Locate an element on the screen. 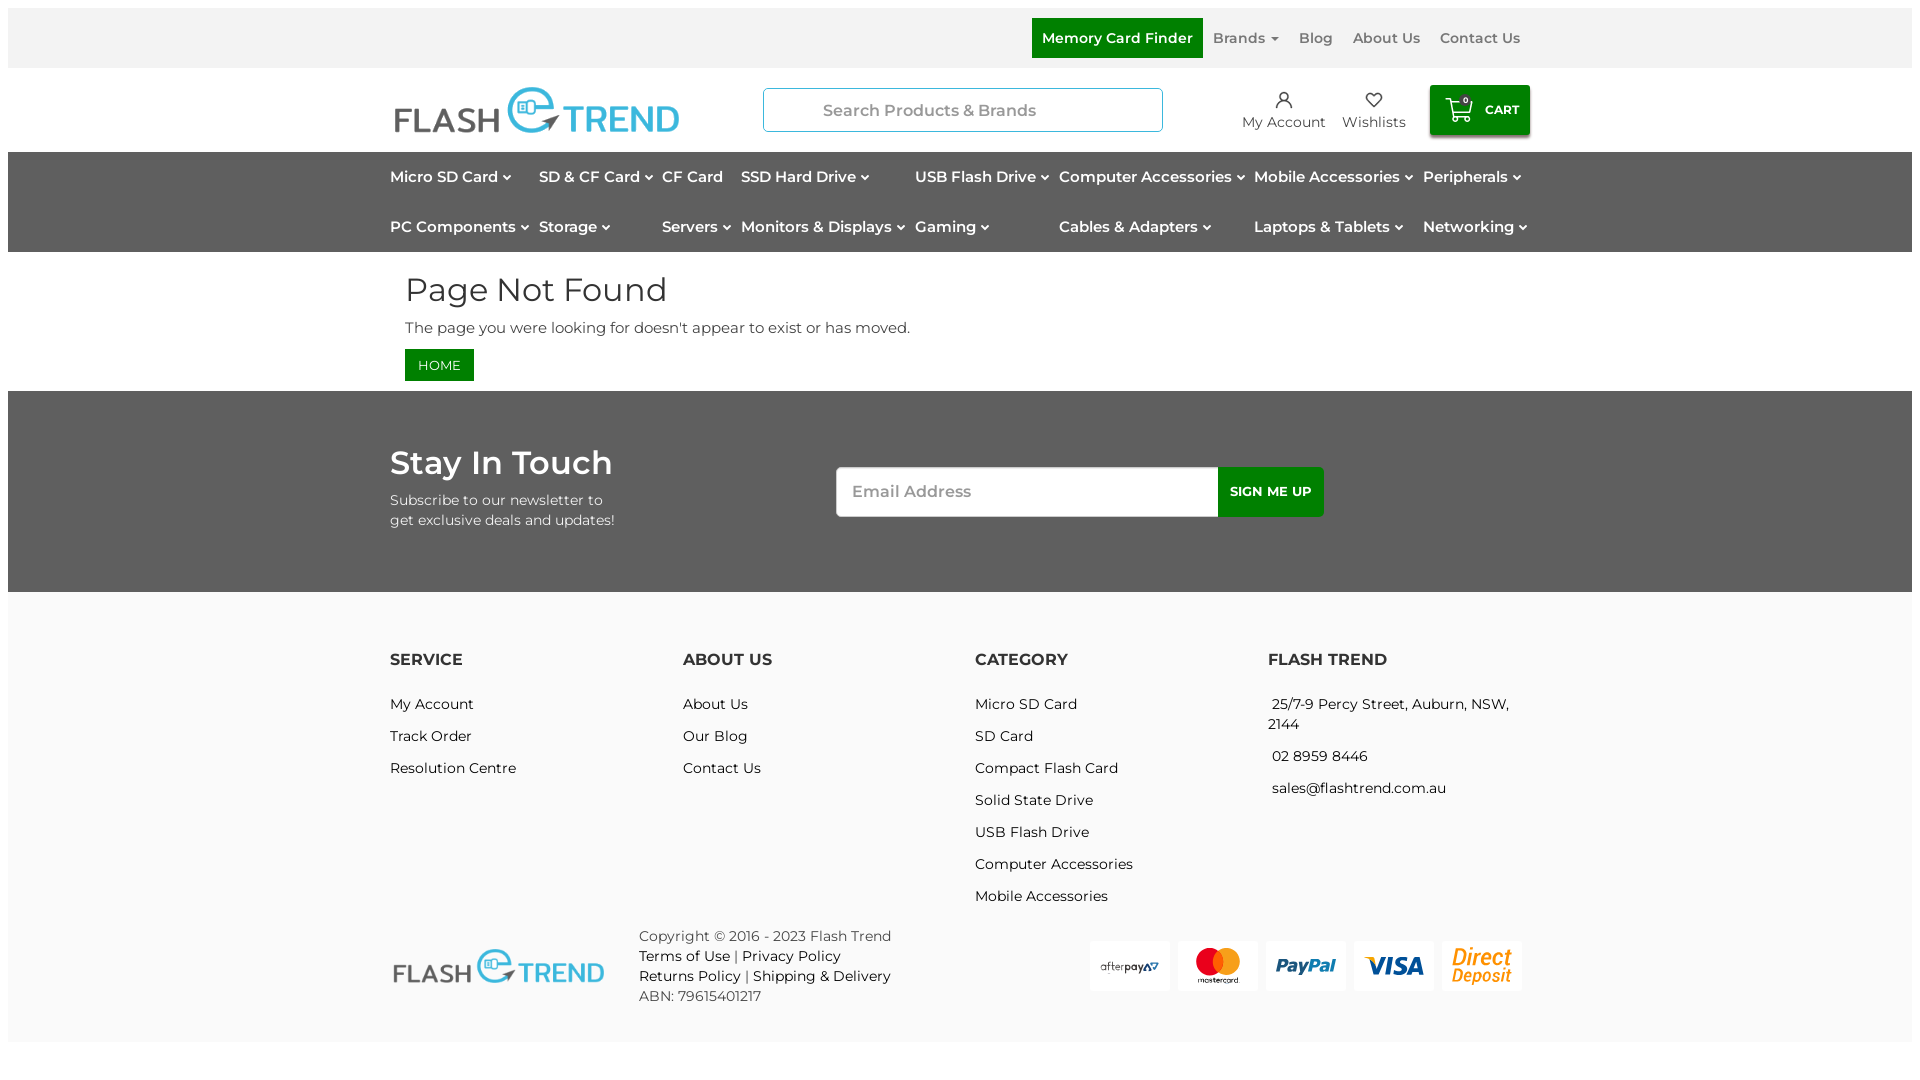 The image size is (1920, 1080). 'Storage' is located at coordinates (575, 226).